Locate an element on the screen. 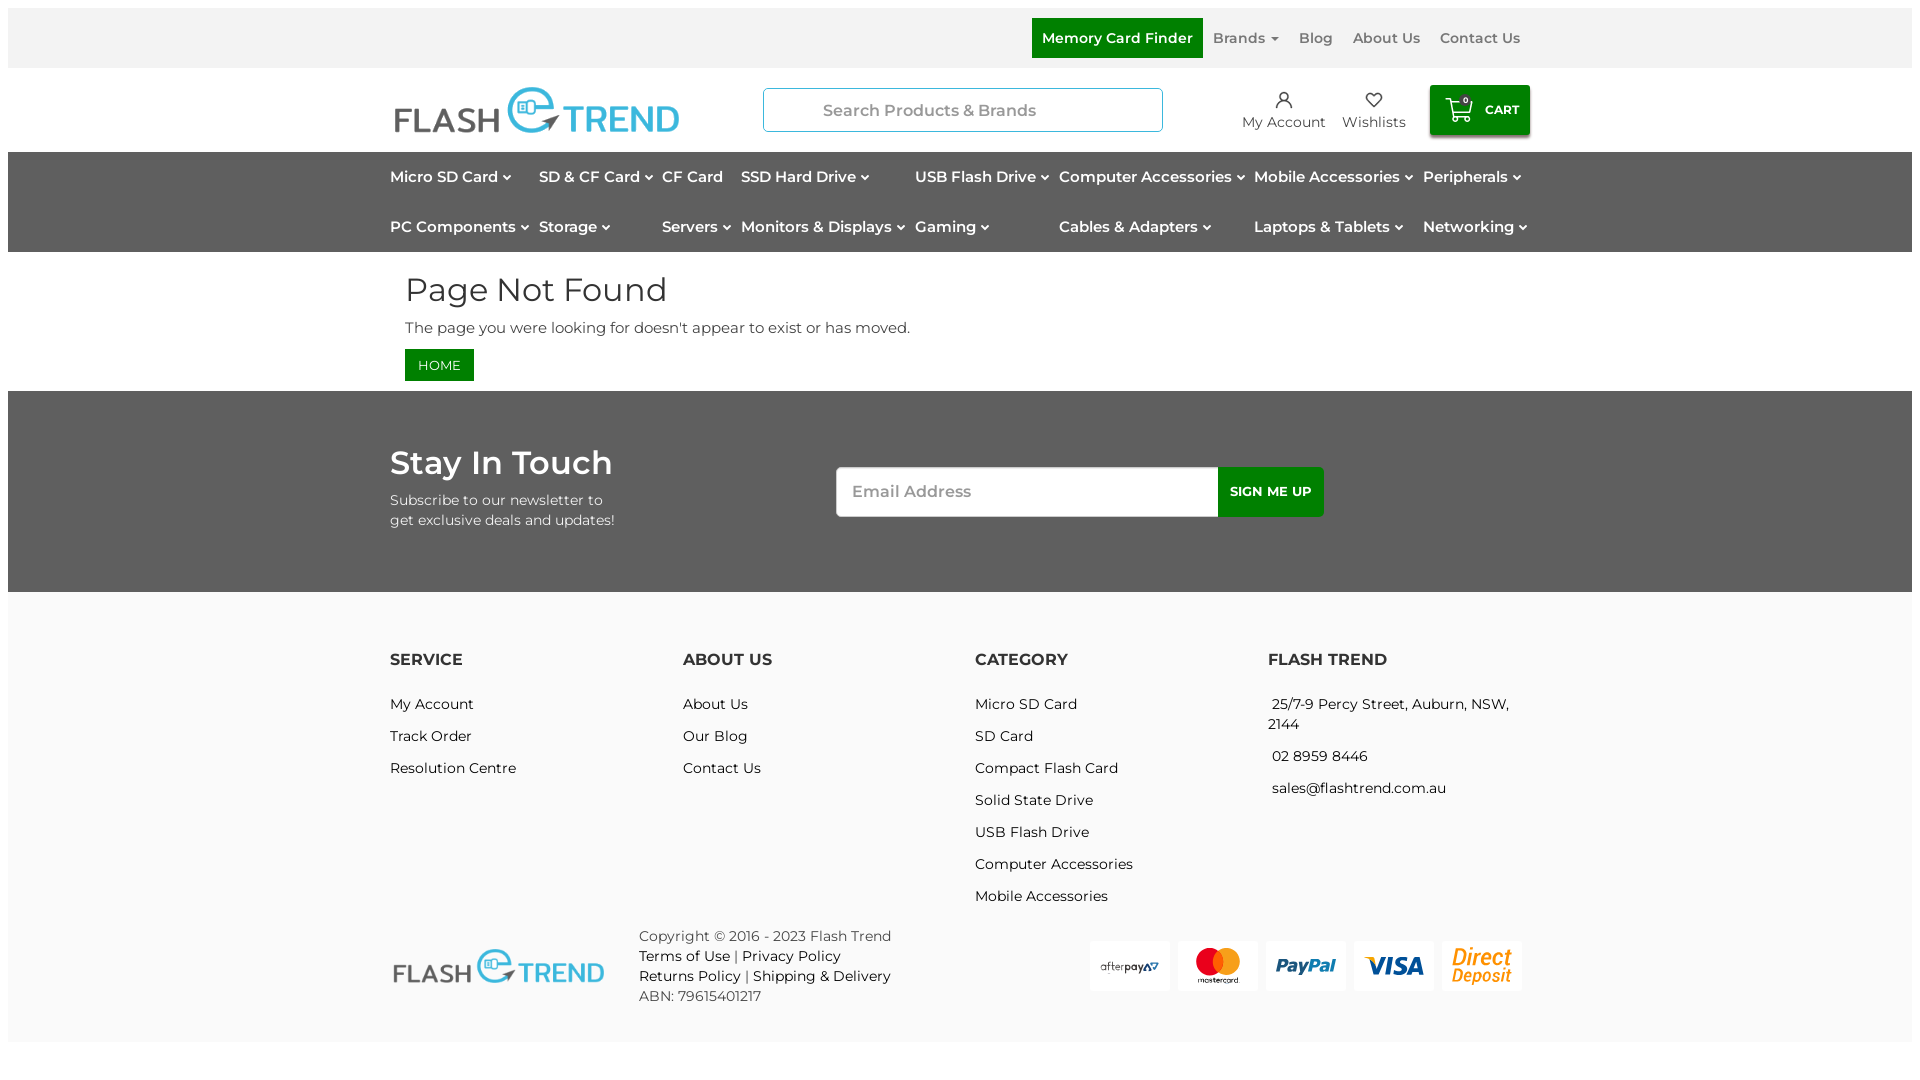 The image size is (1920, 1080). 'Storage' is located at coordinates (575, 226).